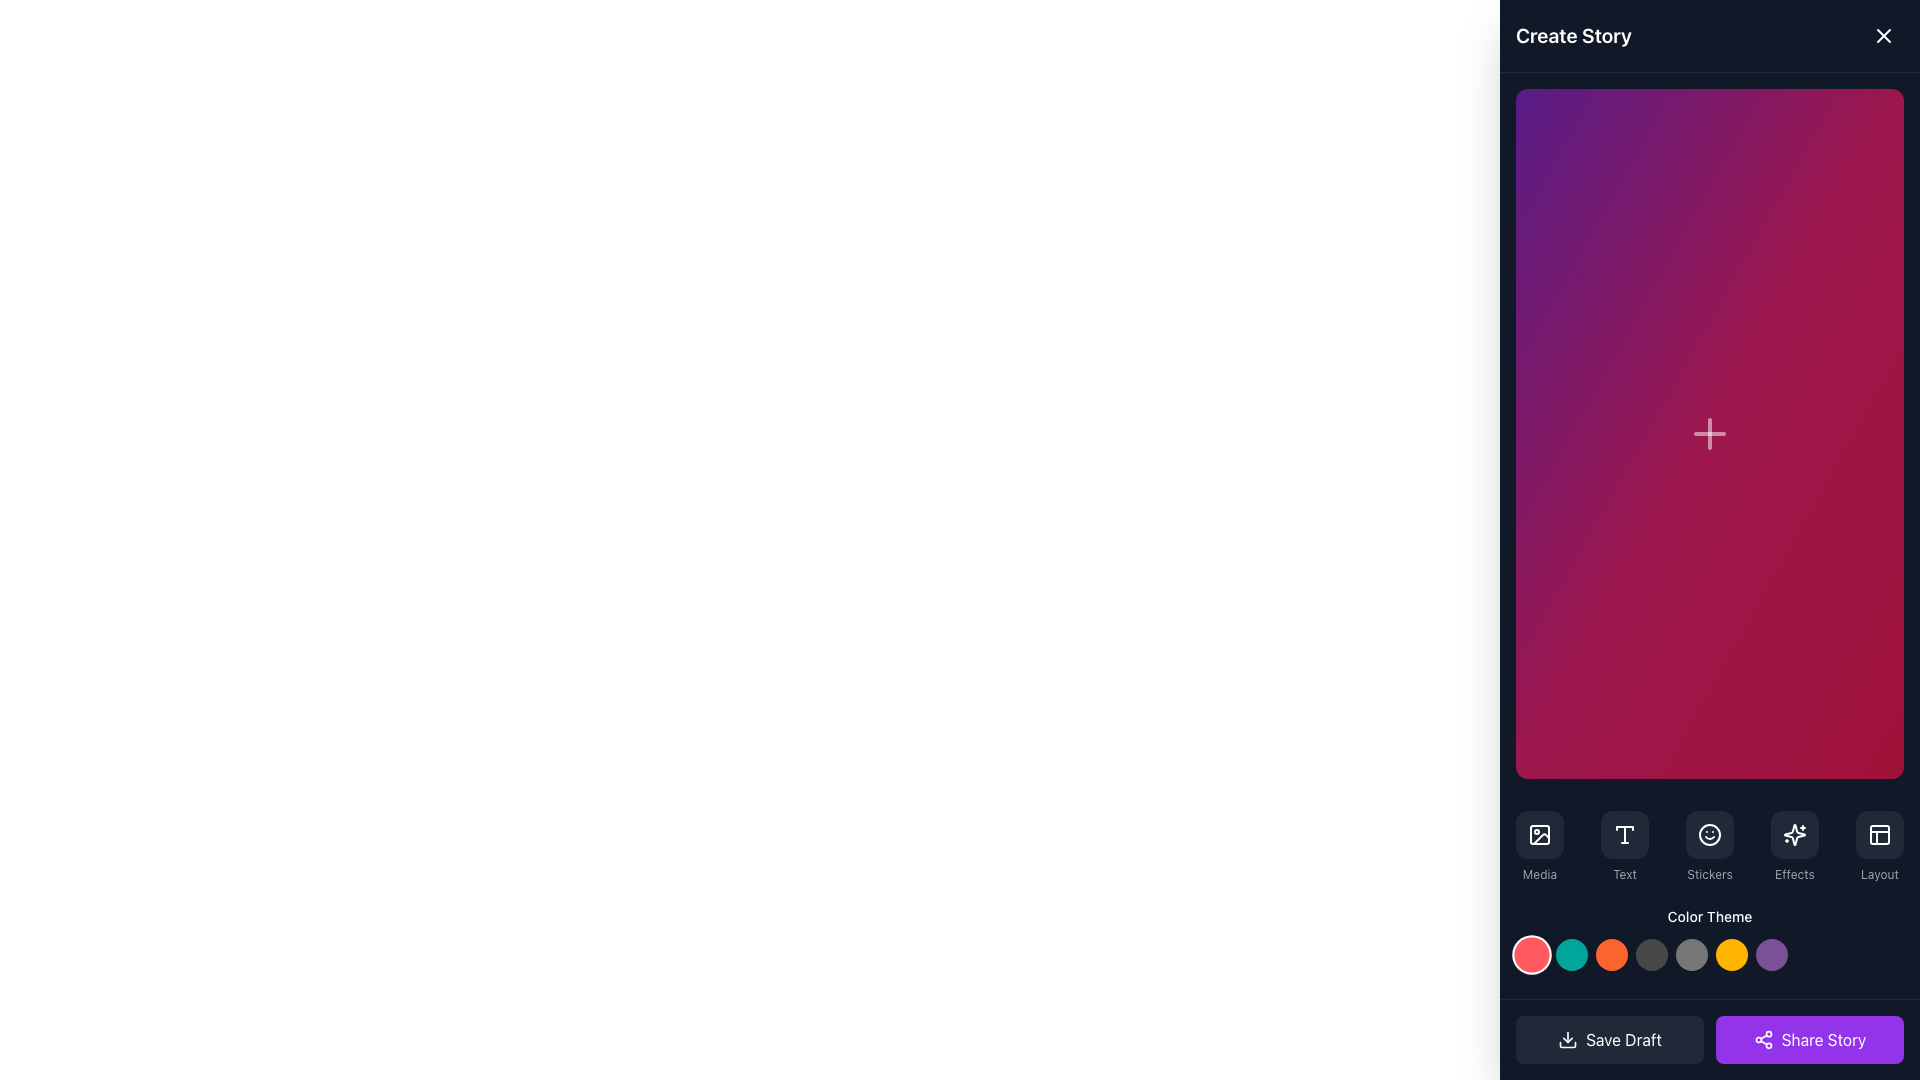 The height and width of the screenshot is (1080, 1920). I want to click on the star burst icon located in the 'Effects' section, so click(1795, 834).